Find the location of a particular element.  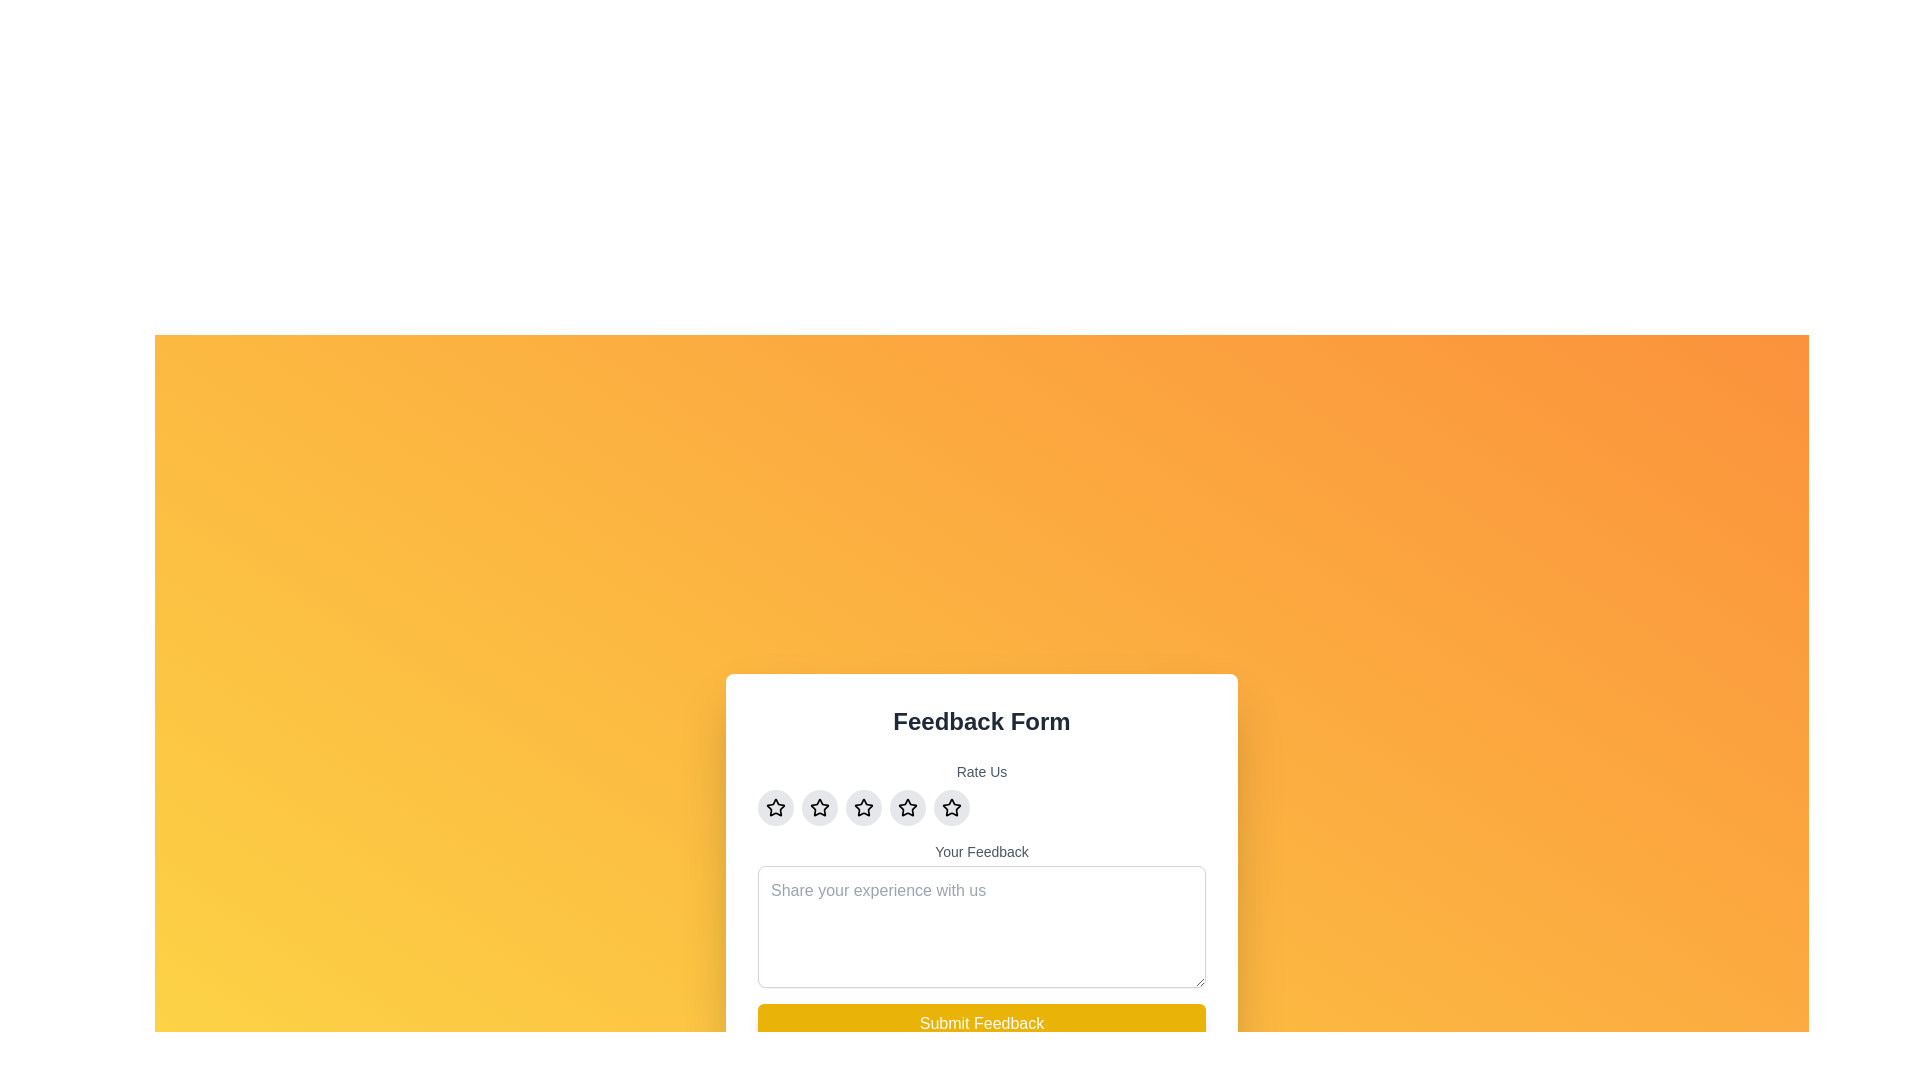

the third star button in the 'Rate Us' section to interact with it for rating input is located at coordinates (864, 806).